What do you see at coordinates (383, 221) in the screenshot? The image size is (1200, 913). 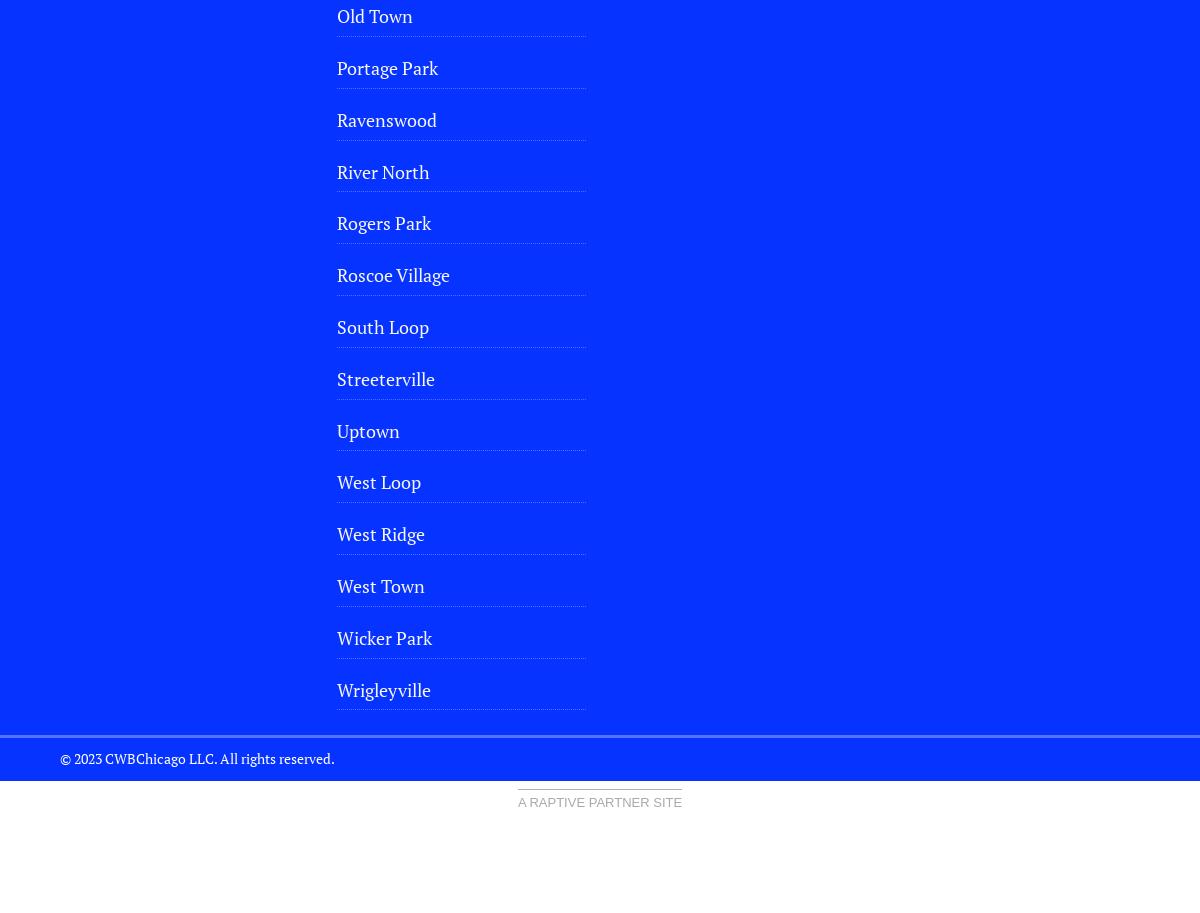 I see `'Rogers Park'` at bounding box center [383, 221].